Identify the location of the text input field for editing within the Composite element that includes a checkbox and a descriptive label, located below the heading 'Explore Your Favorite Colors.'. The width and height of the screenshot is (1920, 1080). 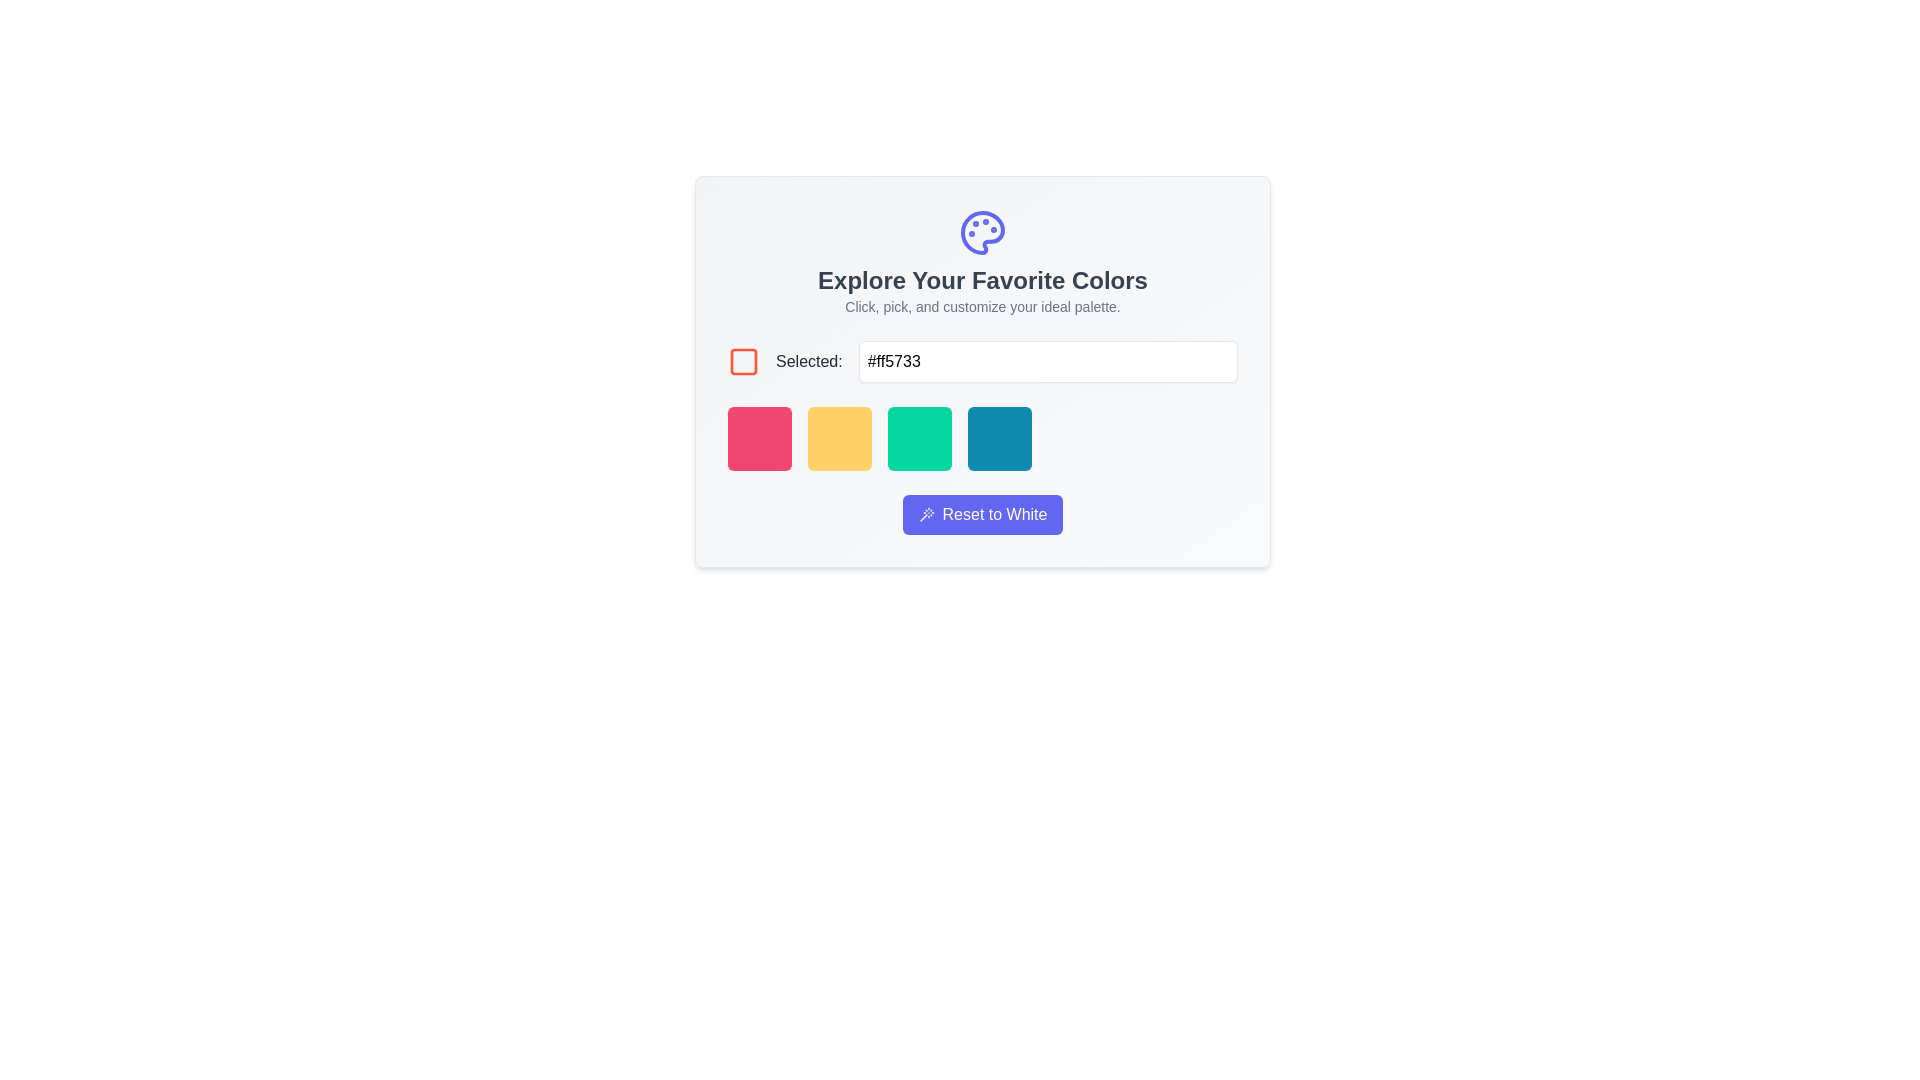
(983, 362).